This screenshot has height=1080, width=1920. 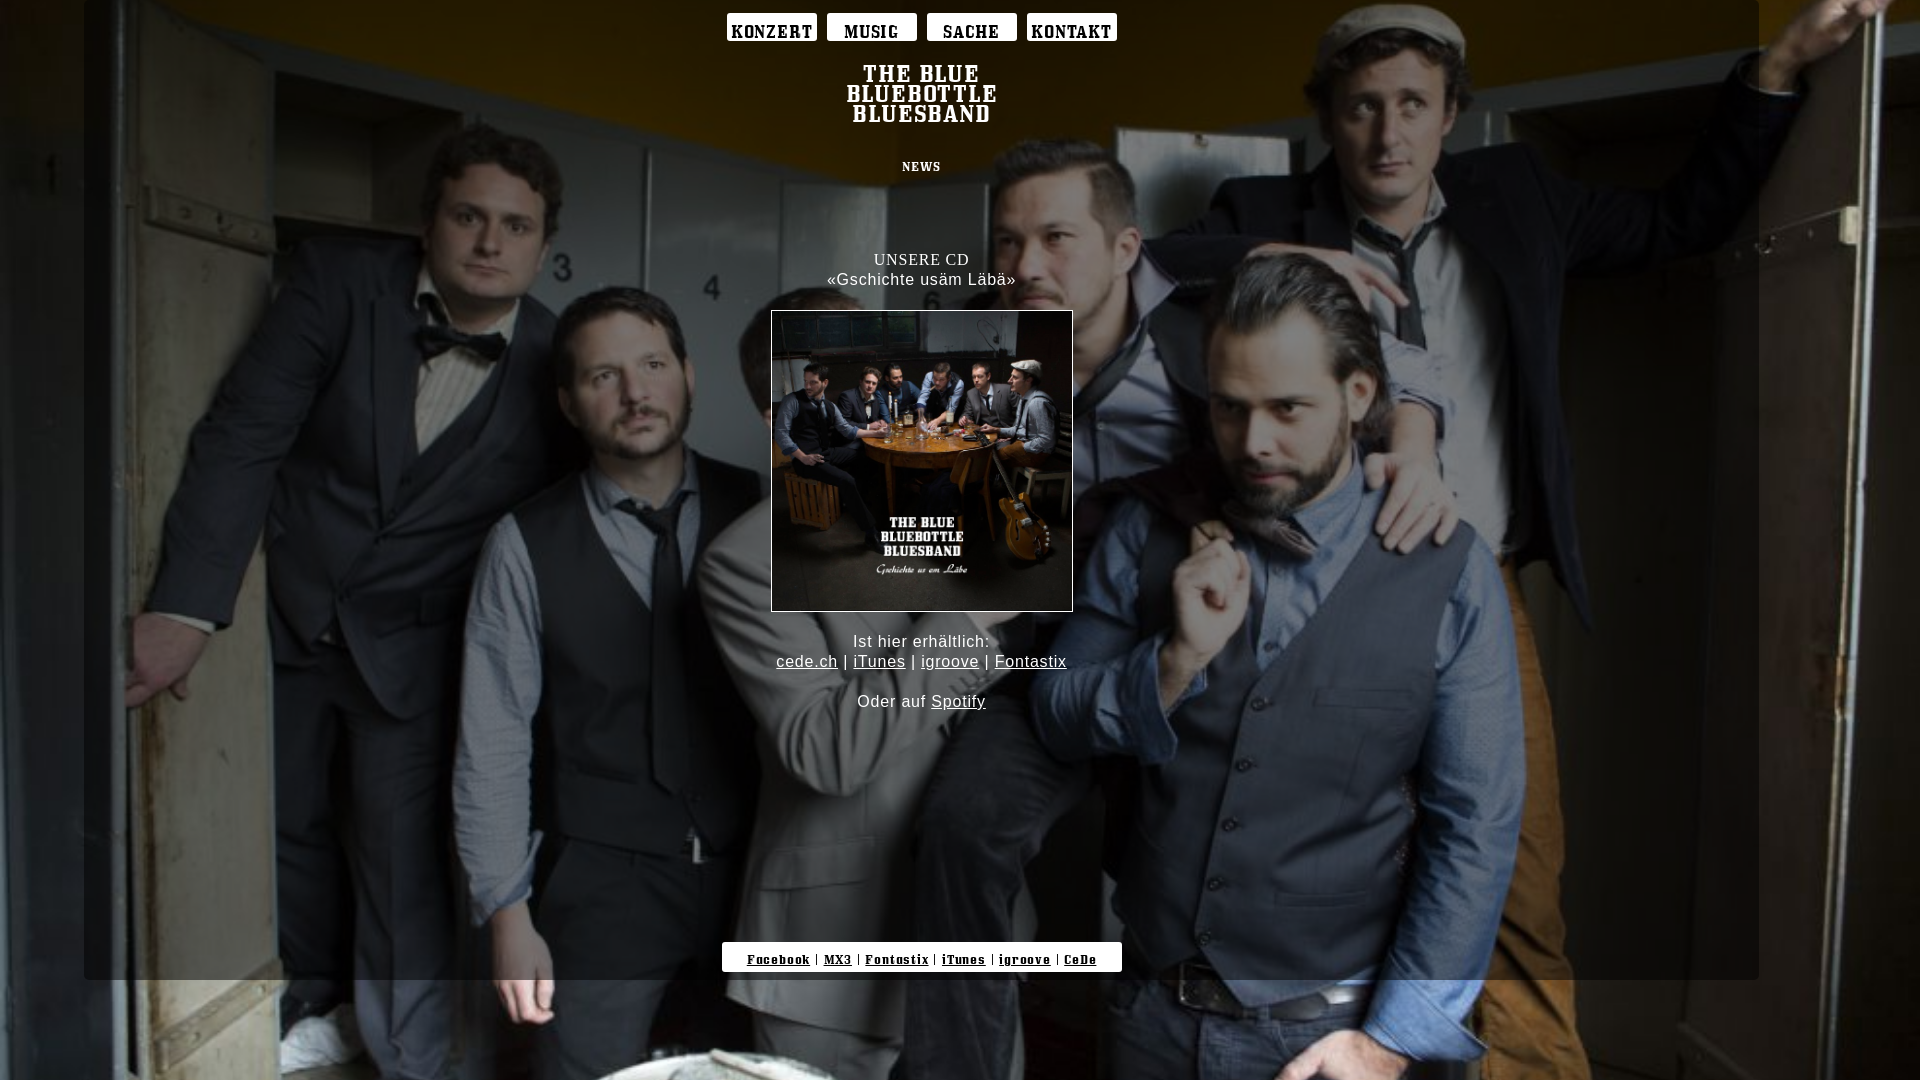 What do you see at coordinates (838, 955) in the screenshot?
I see `'MX3'` at bounding box center [838, 955].